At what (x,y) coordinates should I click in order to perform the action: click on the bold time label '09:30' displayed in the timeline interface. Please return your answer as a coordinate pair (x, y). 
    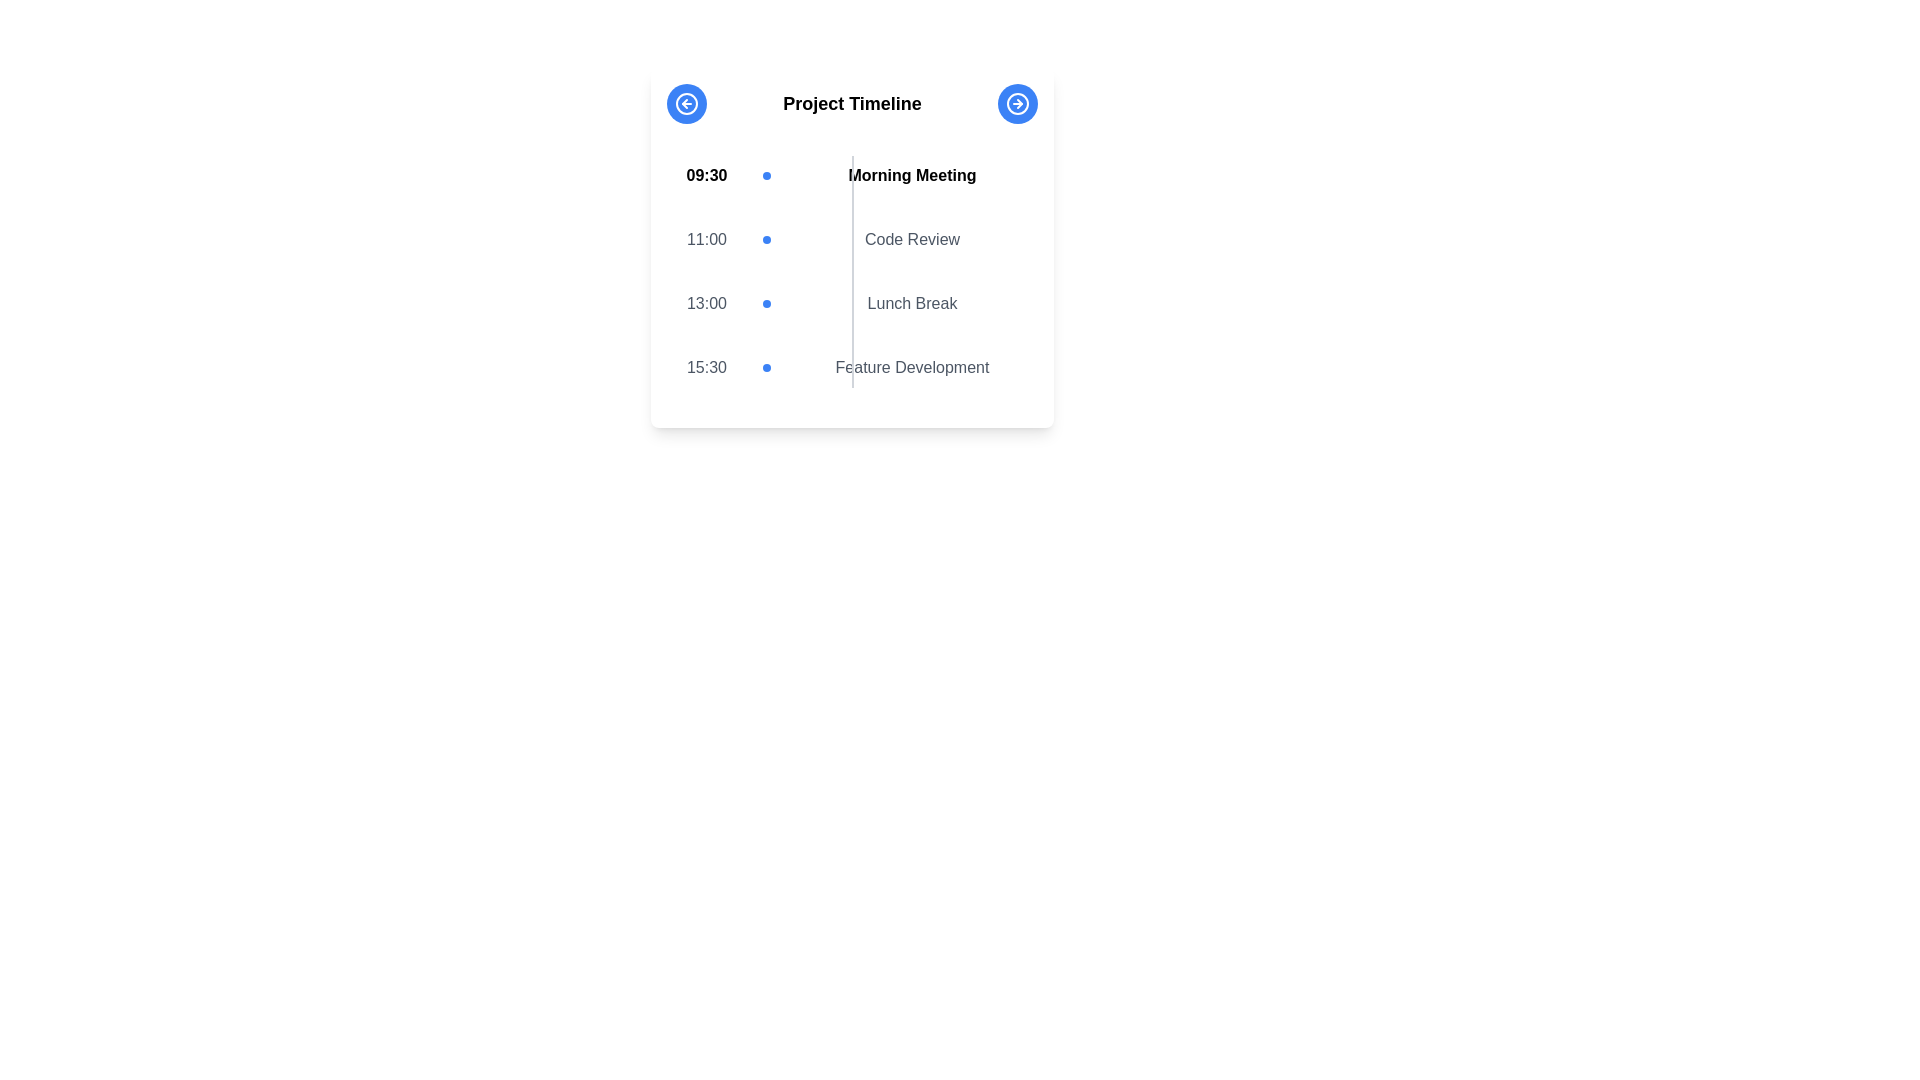
    Looking at the image, I should click on (706, 175).